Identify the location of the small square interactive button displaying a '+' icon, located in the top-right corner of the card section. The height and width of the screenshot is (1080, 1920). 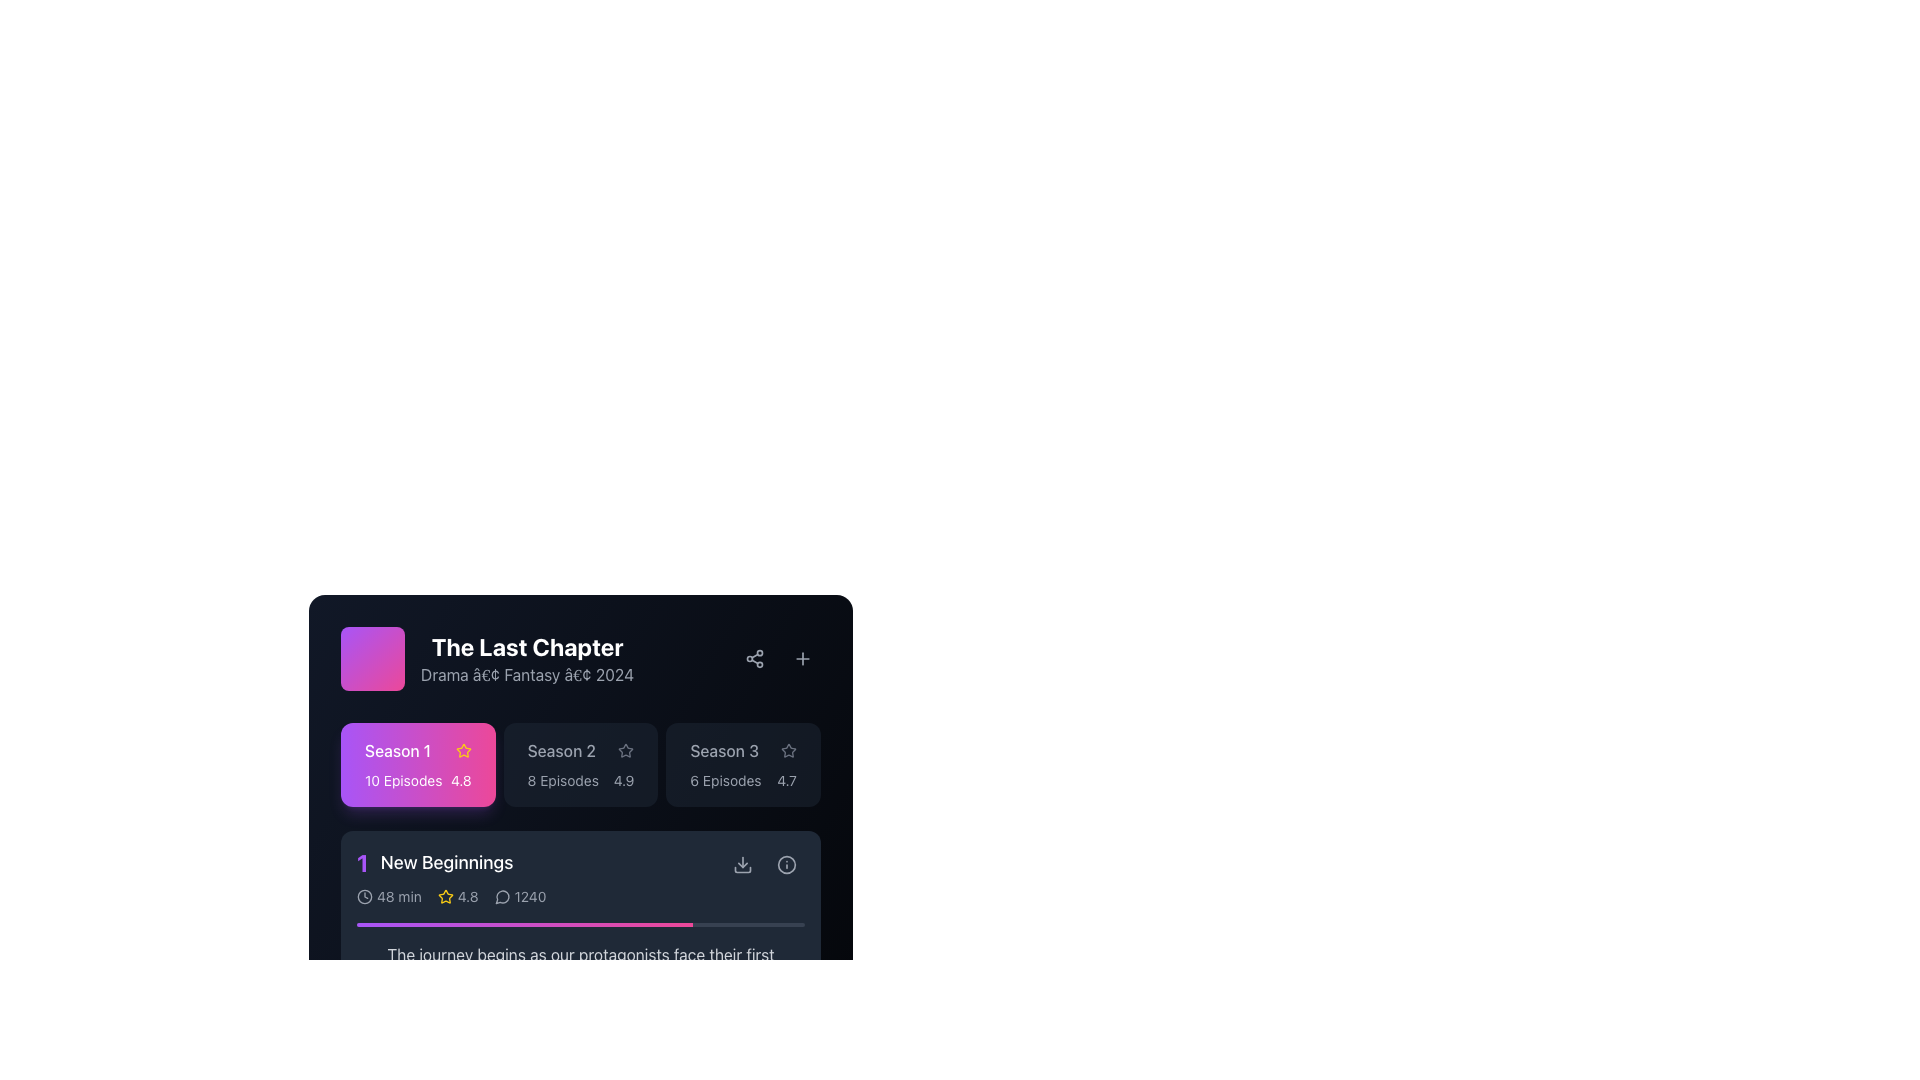
(802, 659).